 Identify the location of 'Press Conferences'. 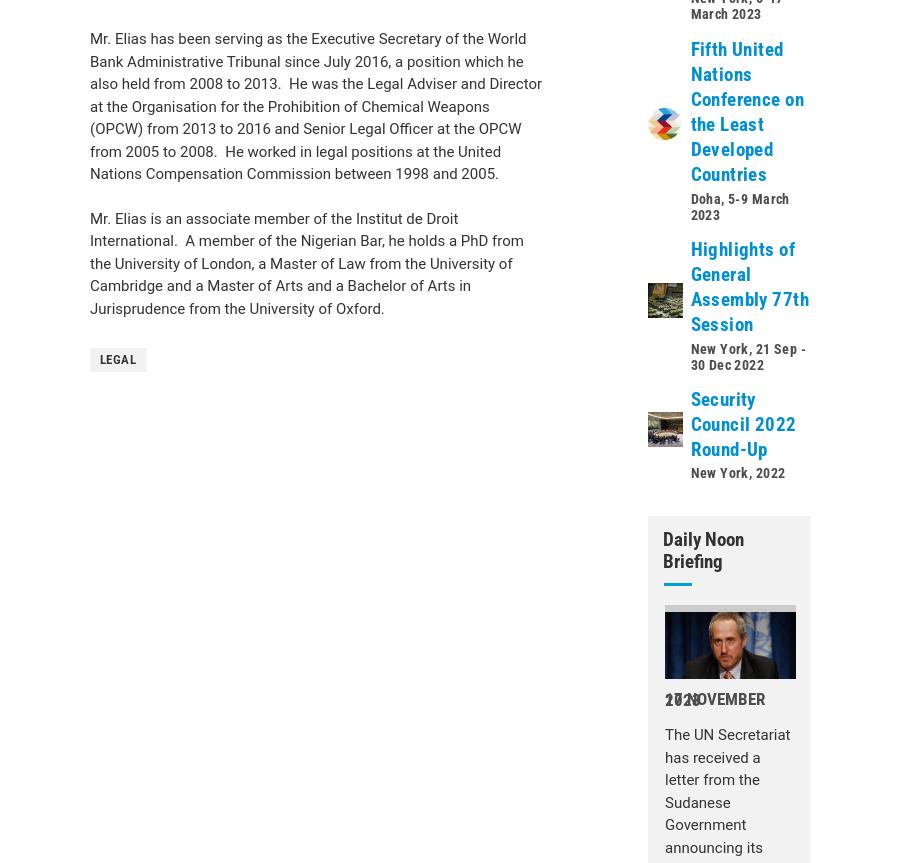
(170, 446).